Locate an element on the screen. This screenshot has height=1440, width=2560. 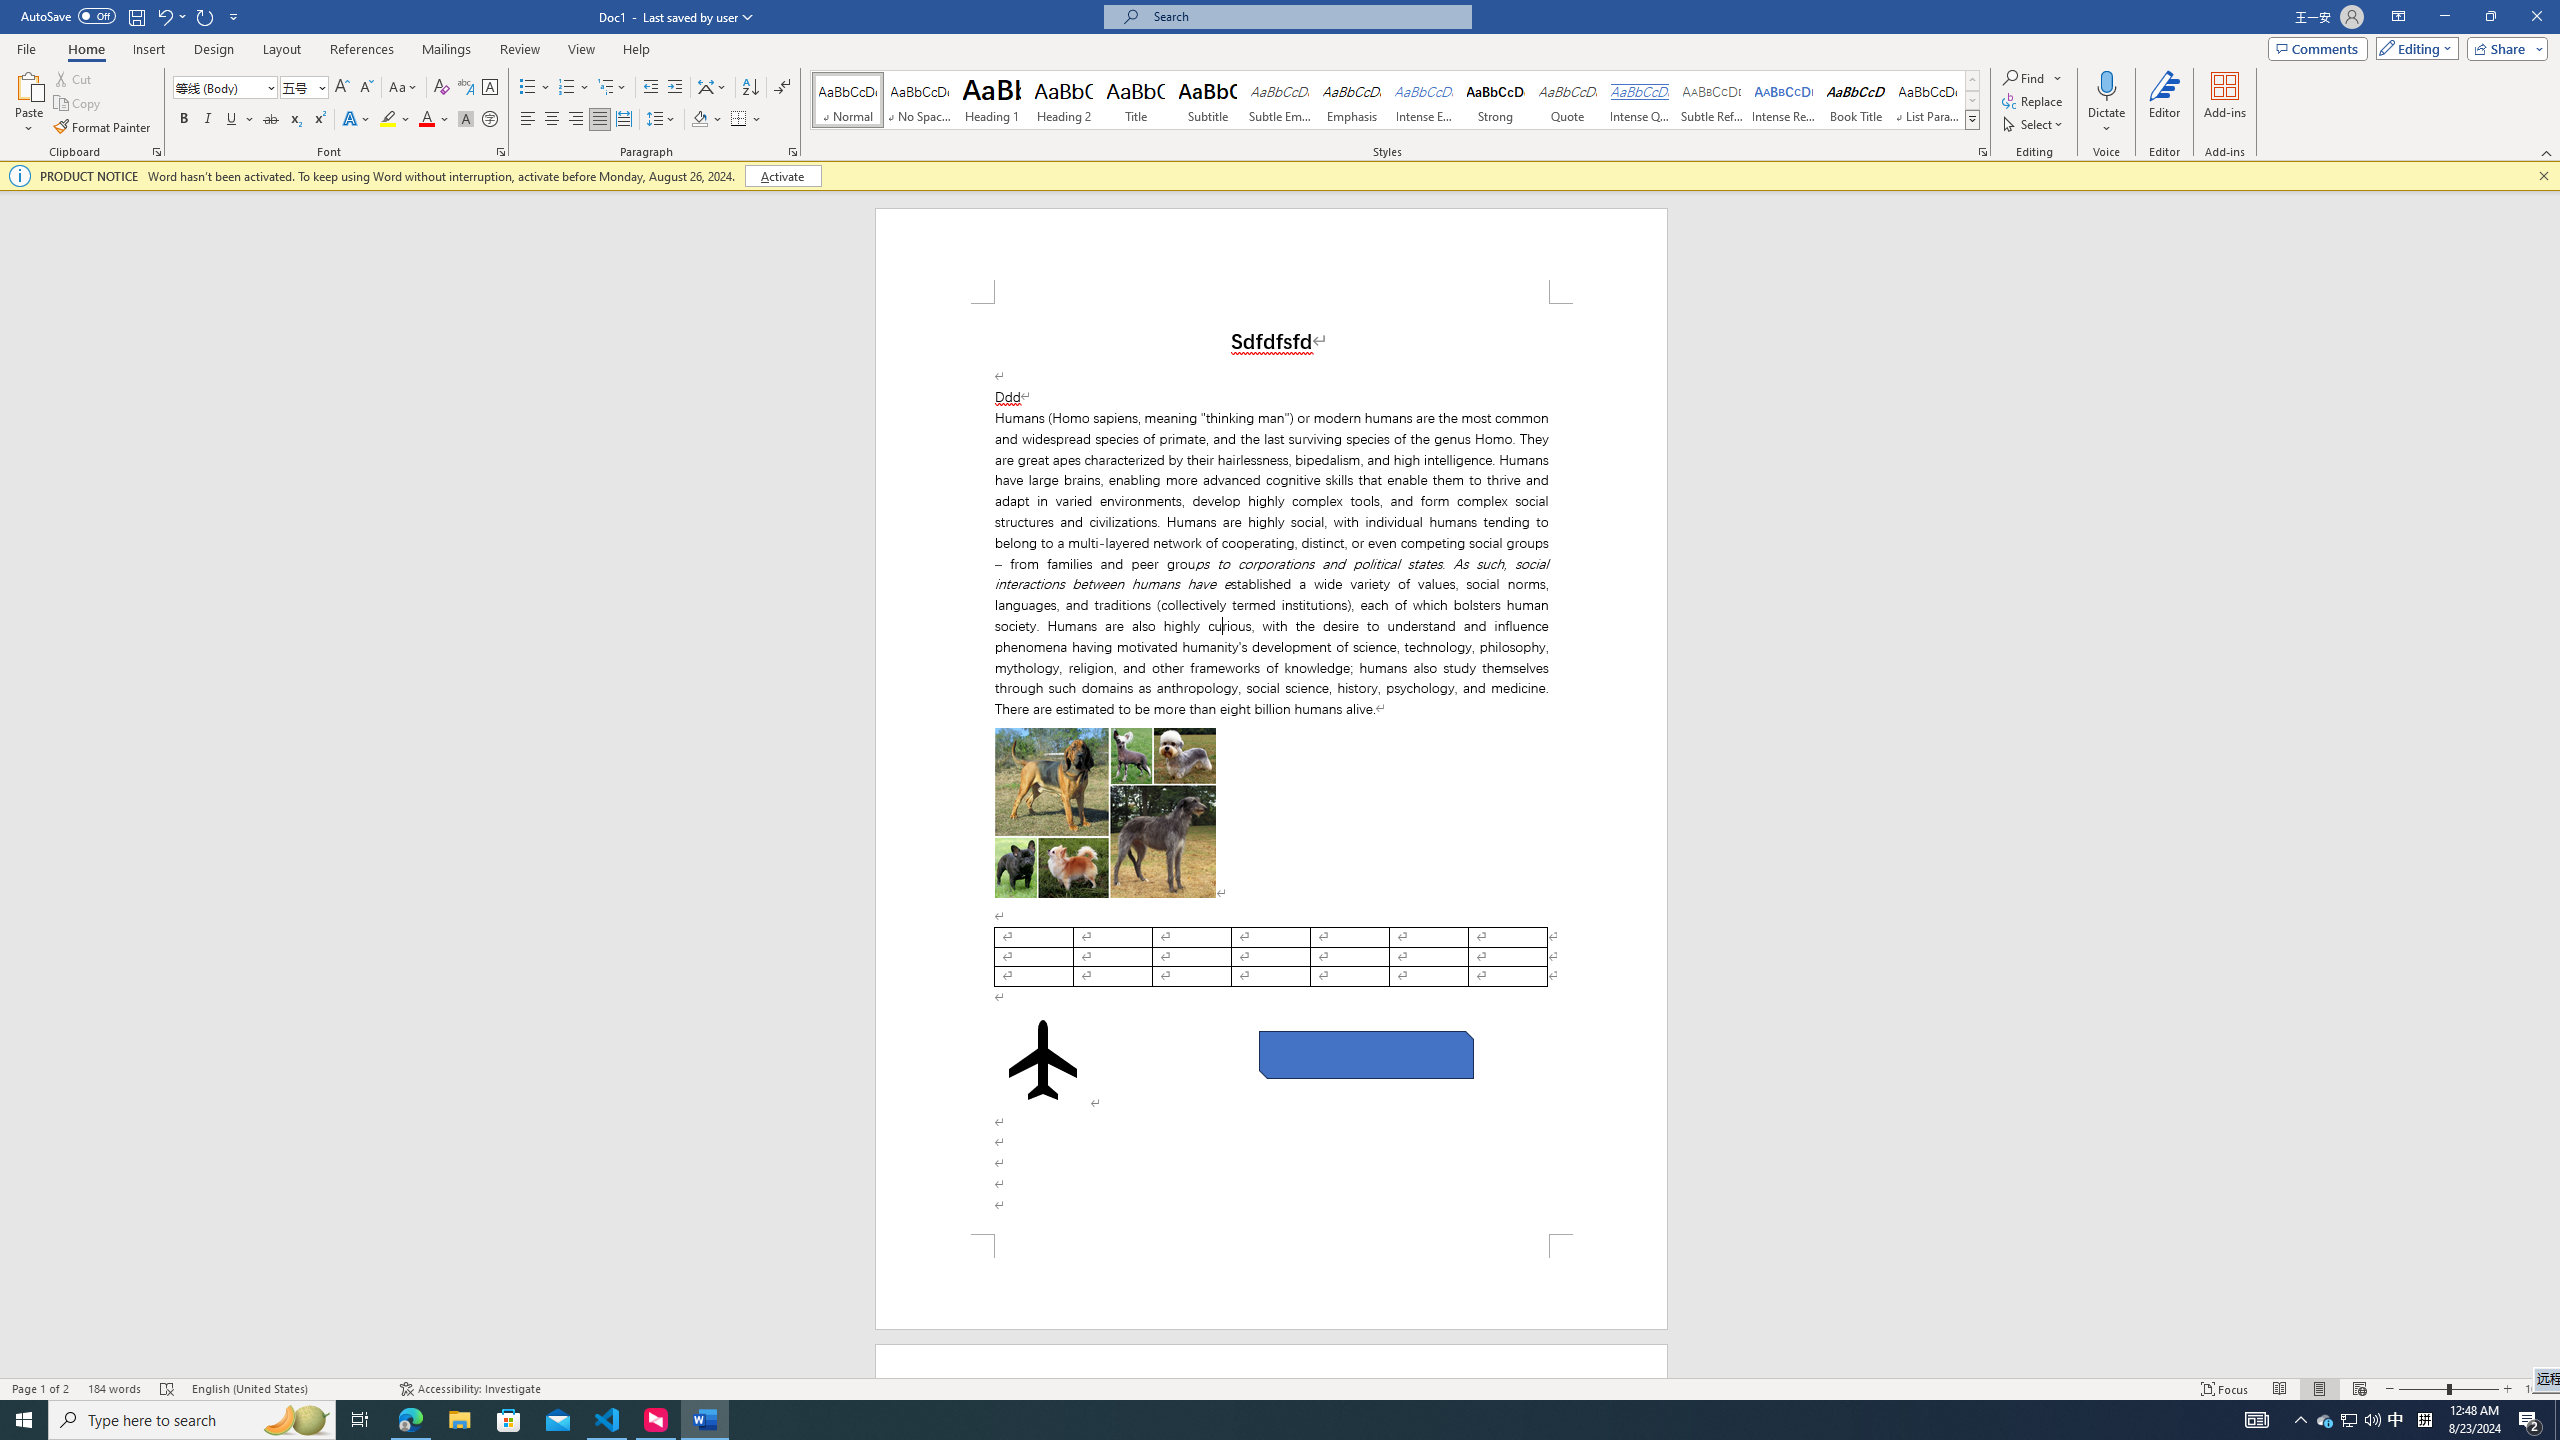
'Undo Italic' is located at coordinates (163, 15).